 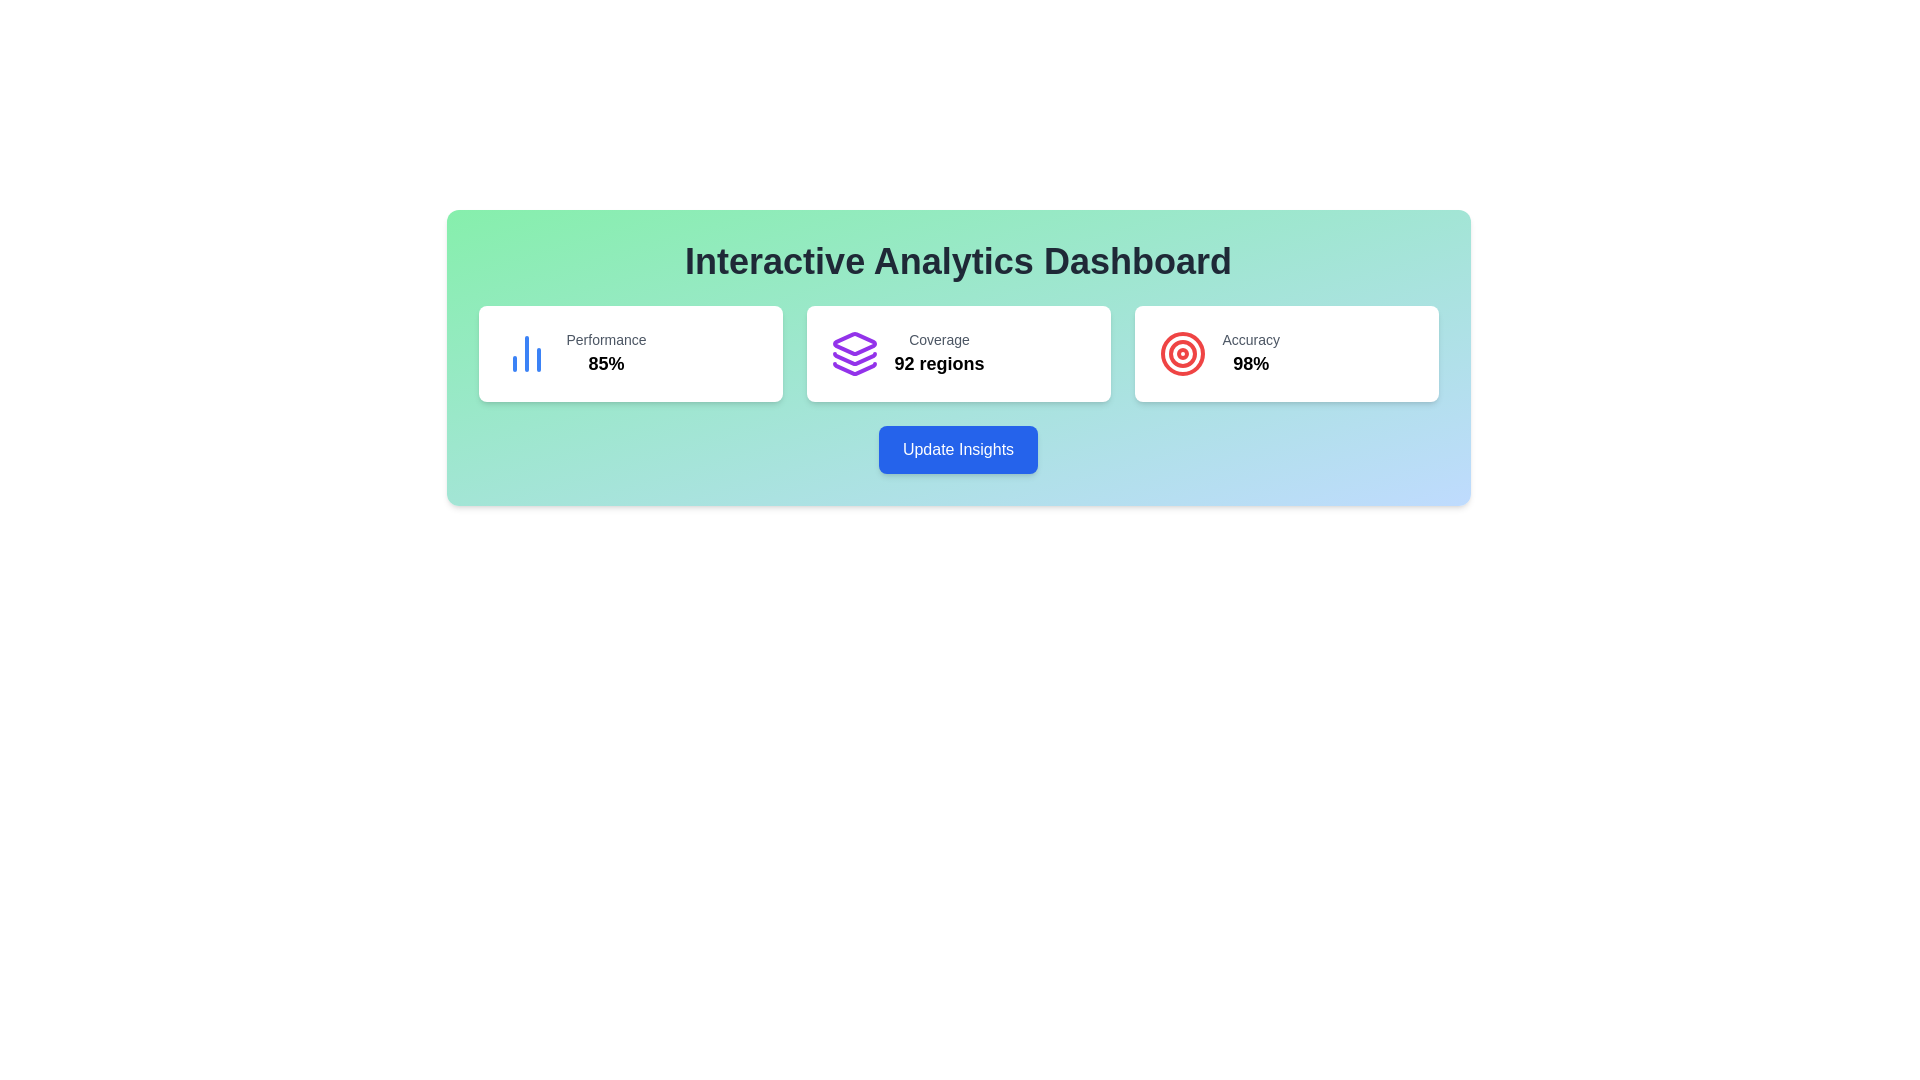 I want to click on the Decorative icon (SVG shape) representing a target in the Accuracy card on the rightmost side of the dashboard, so click(x=1182, y=353).